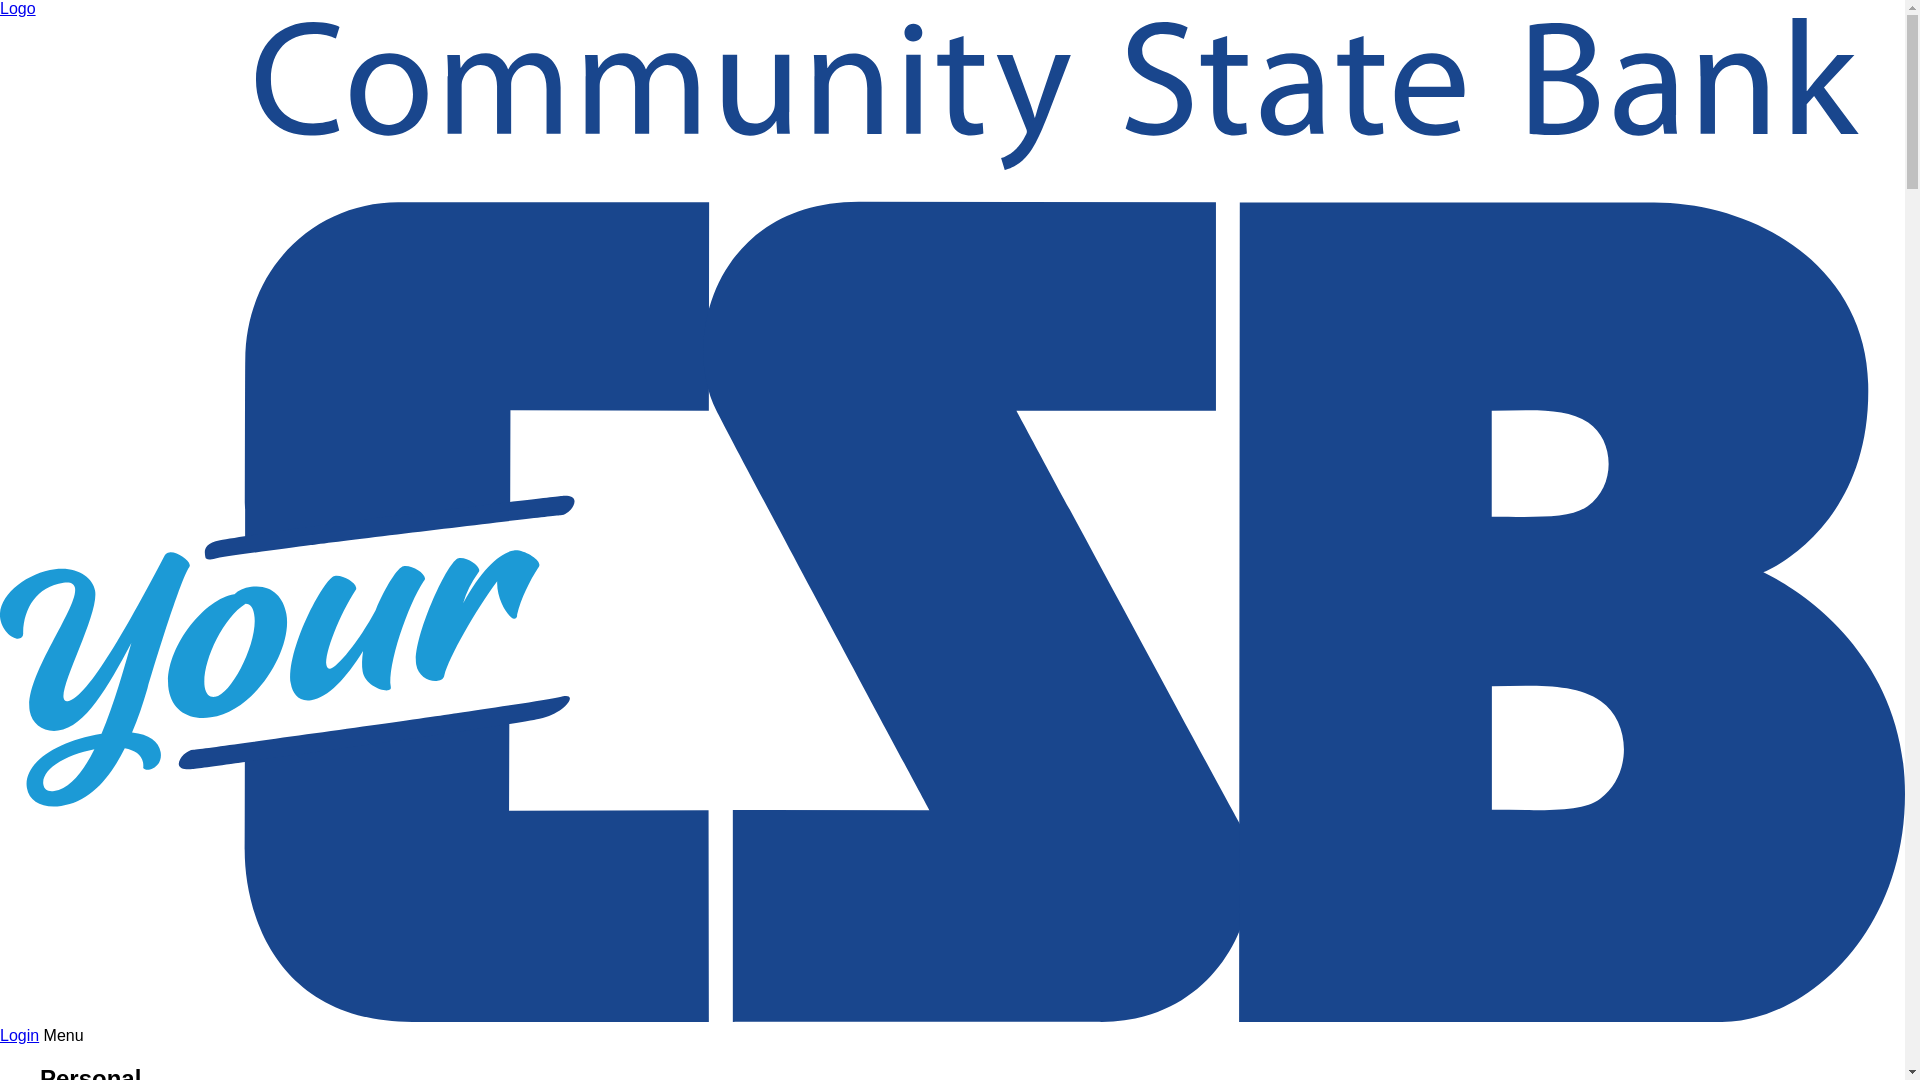  What do you see at coordinates (19, 1035) in the screenshot?
I see `'Login'` at bounding box center [19, 1035].